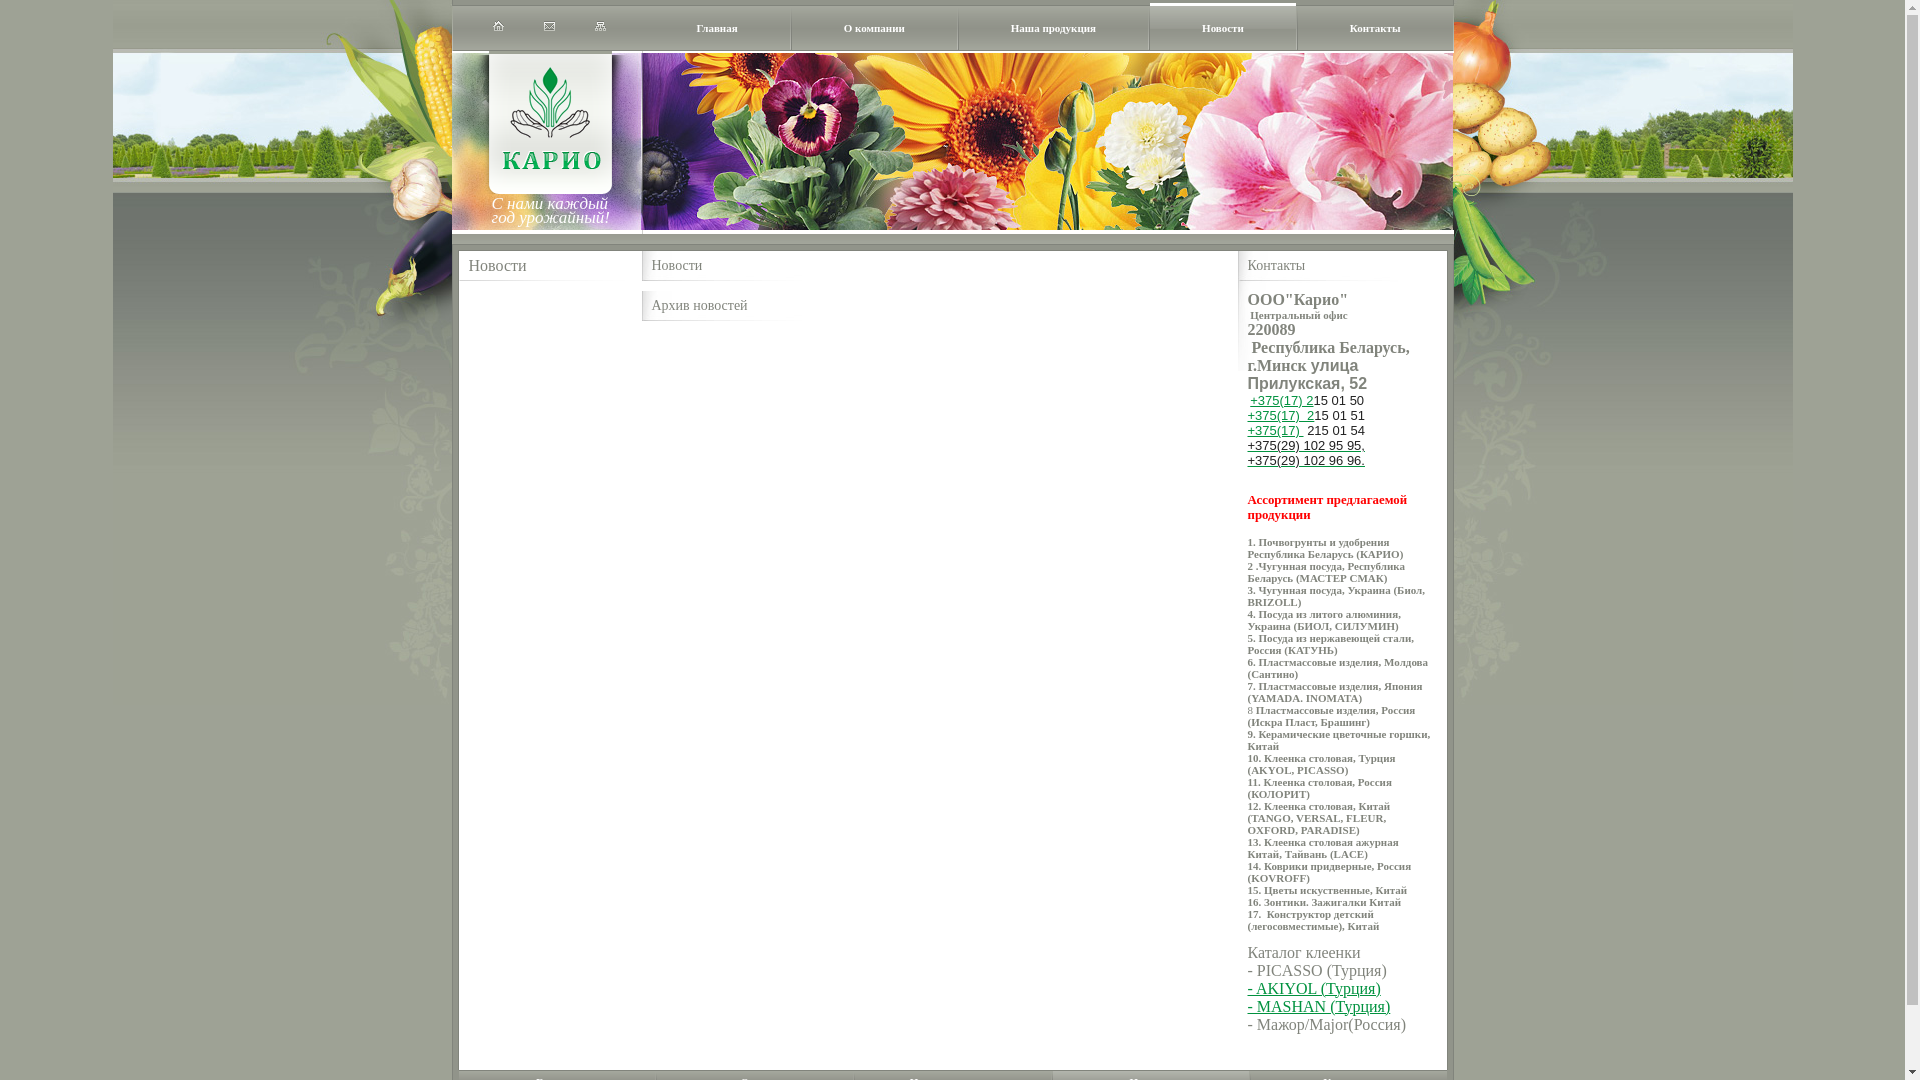 The image size is (1920, 1080). I want to click on '+375(17) 2', so click(1281, 400).